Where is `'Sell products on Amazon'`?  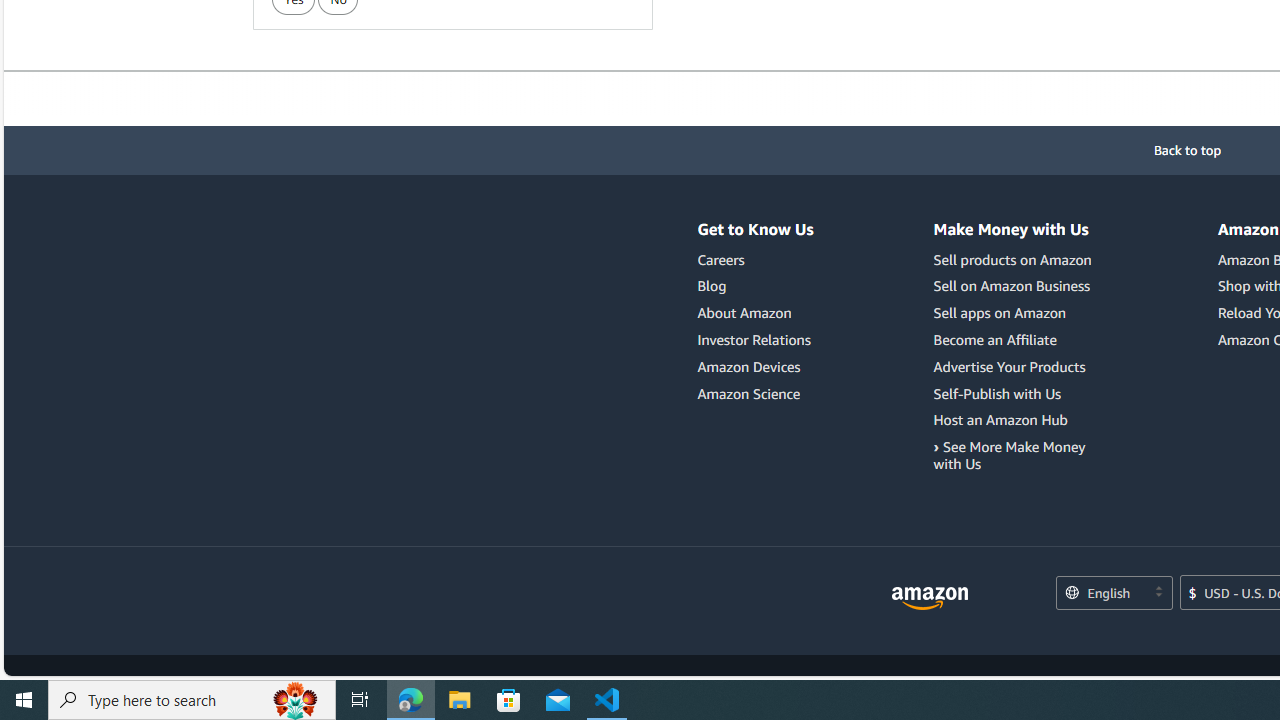
'Sell products on Amazon' is located at coordinates (1015, 259).